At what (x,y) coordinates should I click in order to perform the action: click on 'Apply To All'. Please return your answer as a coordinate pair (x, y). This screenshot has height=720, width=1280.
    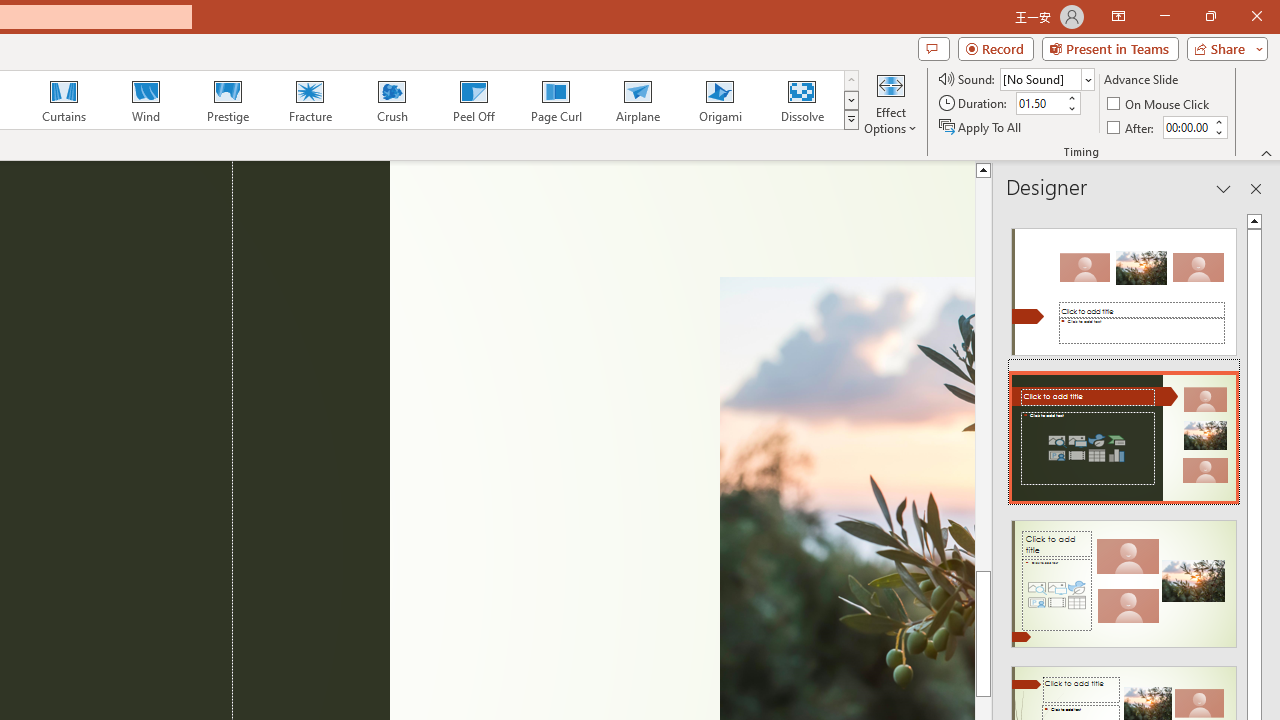
    Looking at the image, I should click on (981, 127).